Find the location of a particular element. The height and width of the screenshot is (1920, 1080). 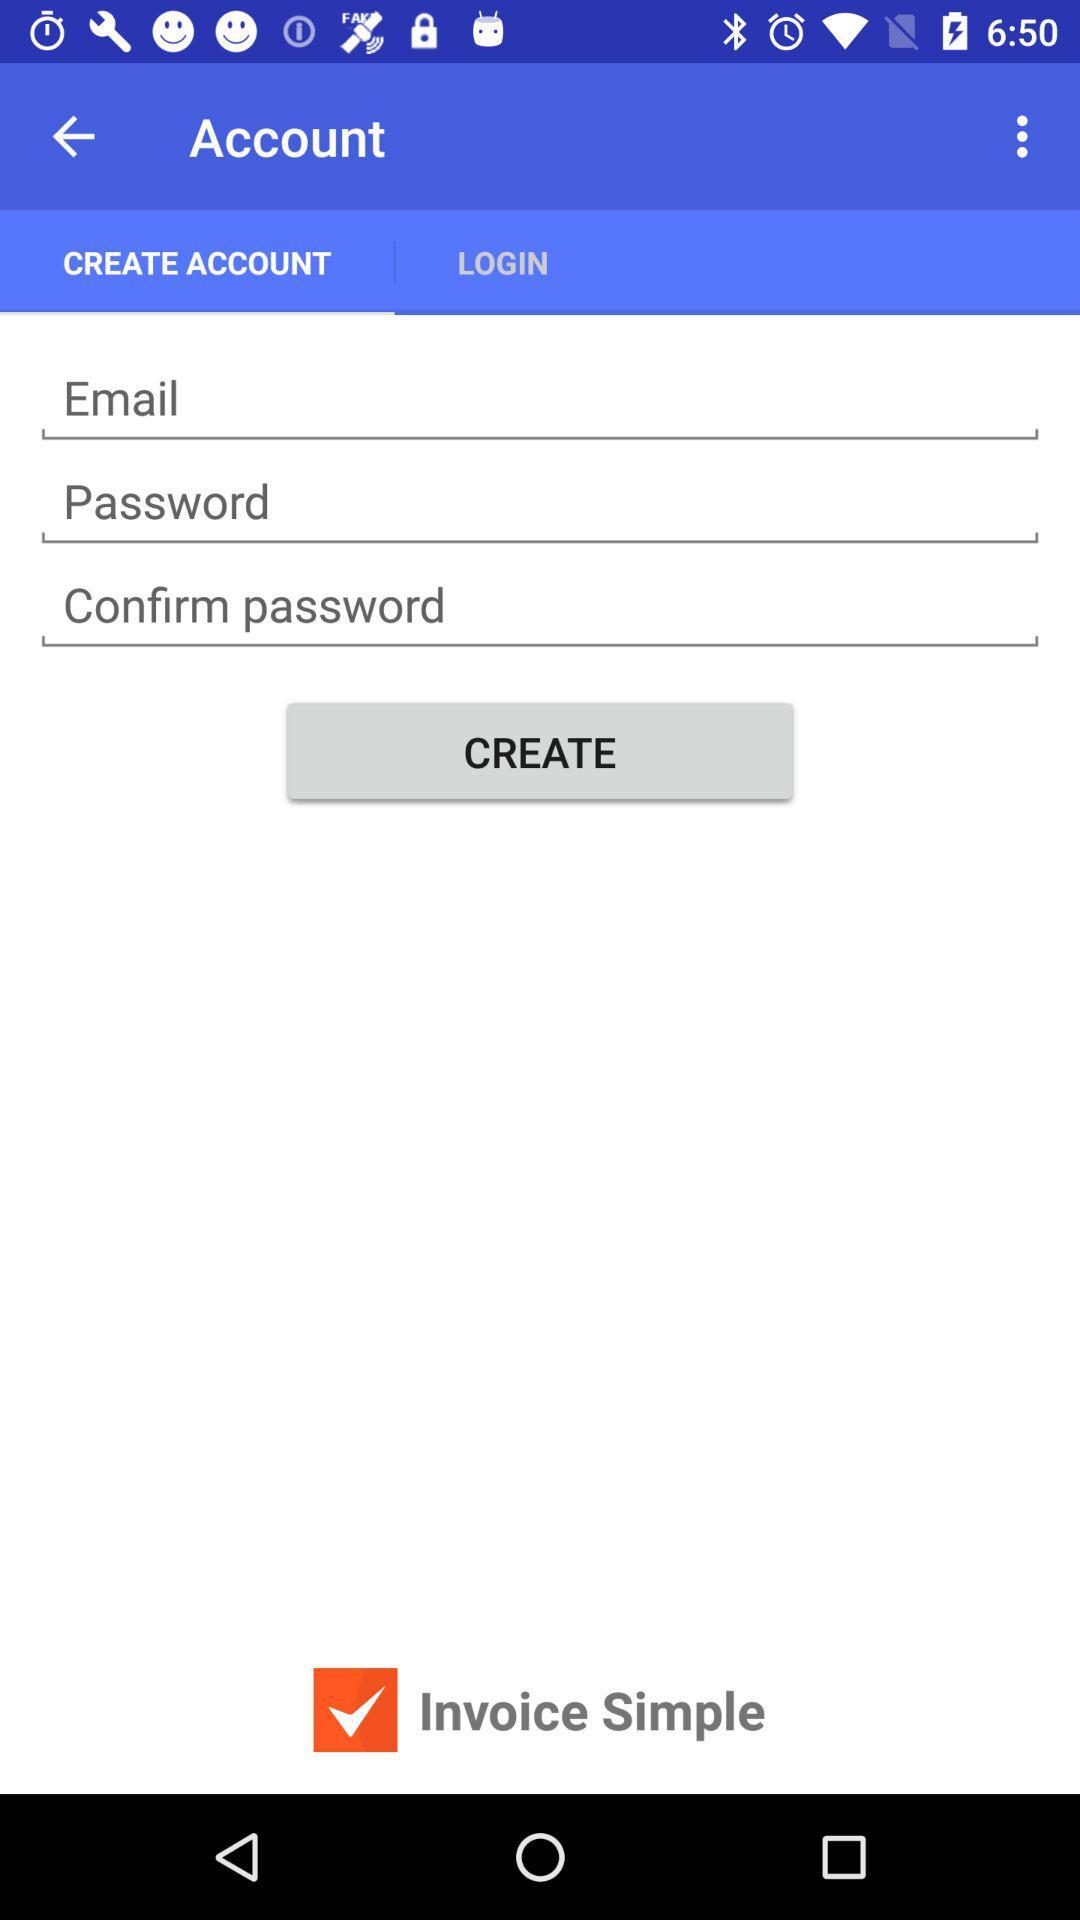

email option is located at coordinates (540, 398).